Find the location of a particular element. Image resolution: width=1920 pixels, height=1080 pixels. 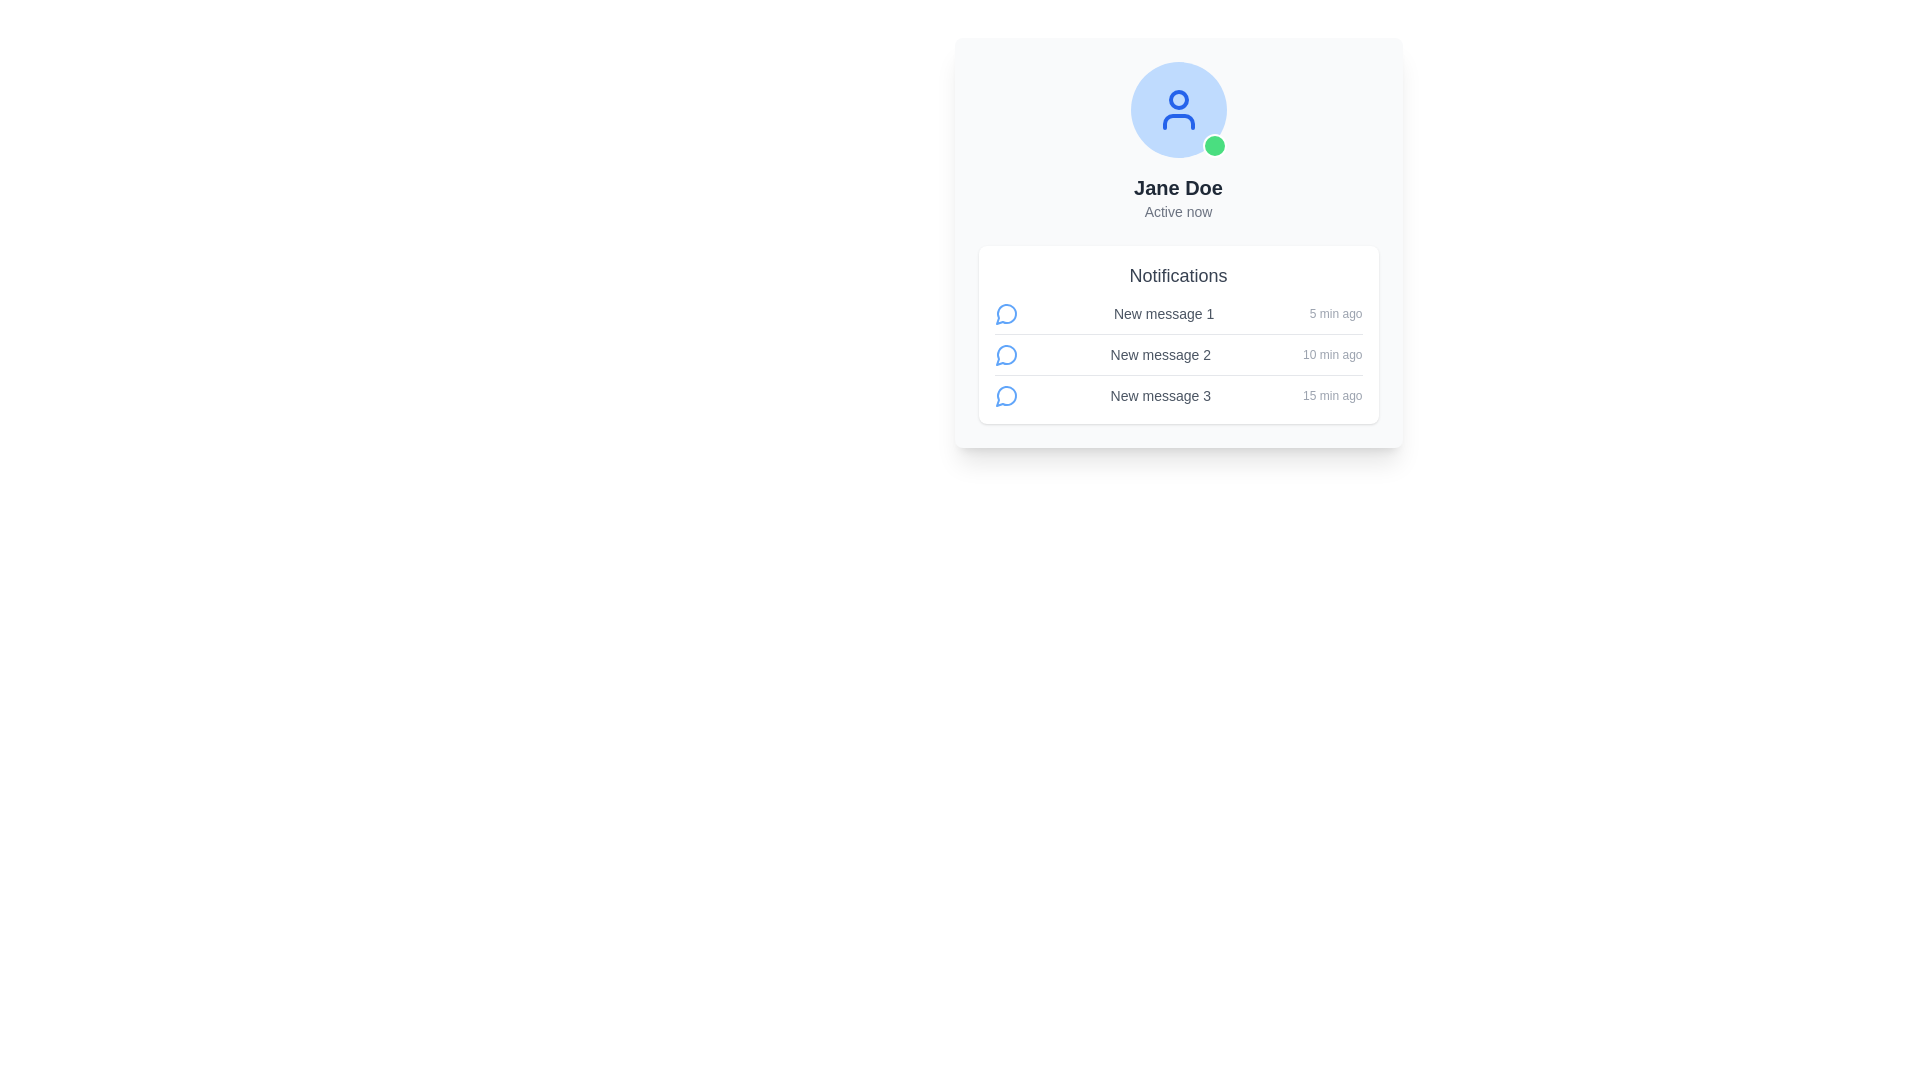

the second notification item in the notification list is located at coordinates (1178, 358).